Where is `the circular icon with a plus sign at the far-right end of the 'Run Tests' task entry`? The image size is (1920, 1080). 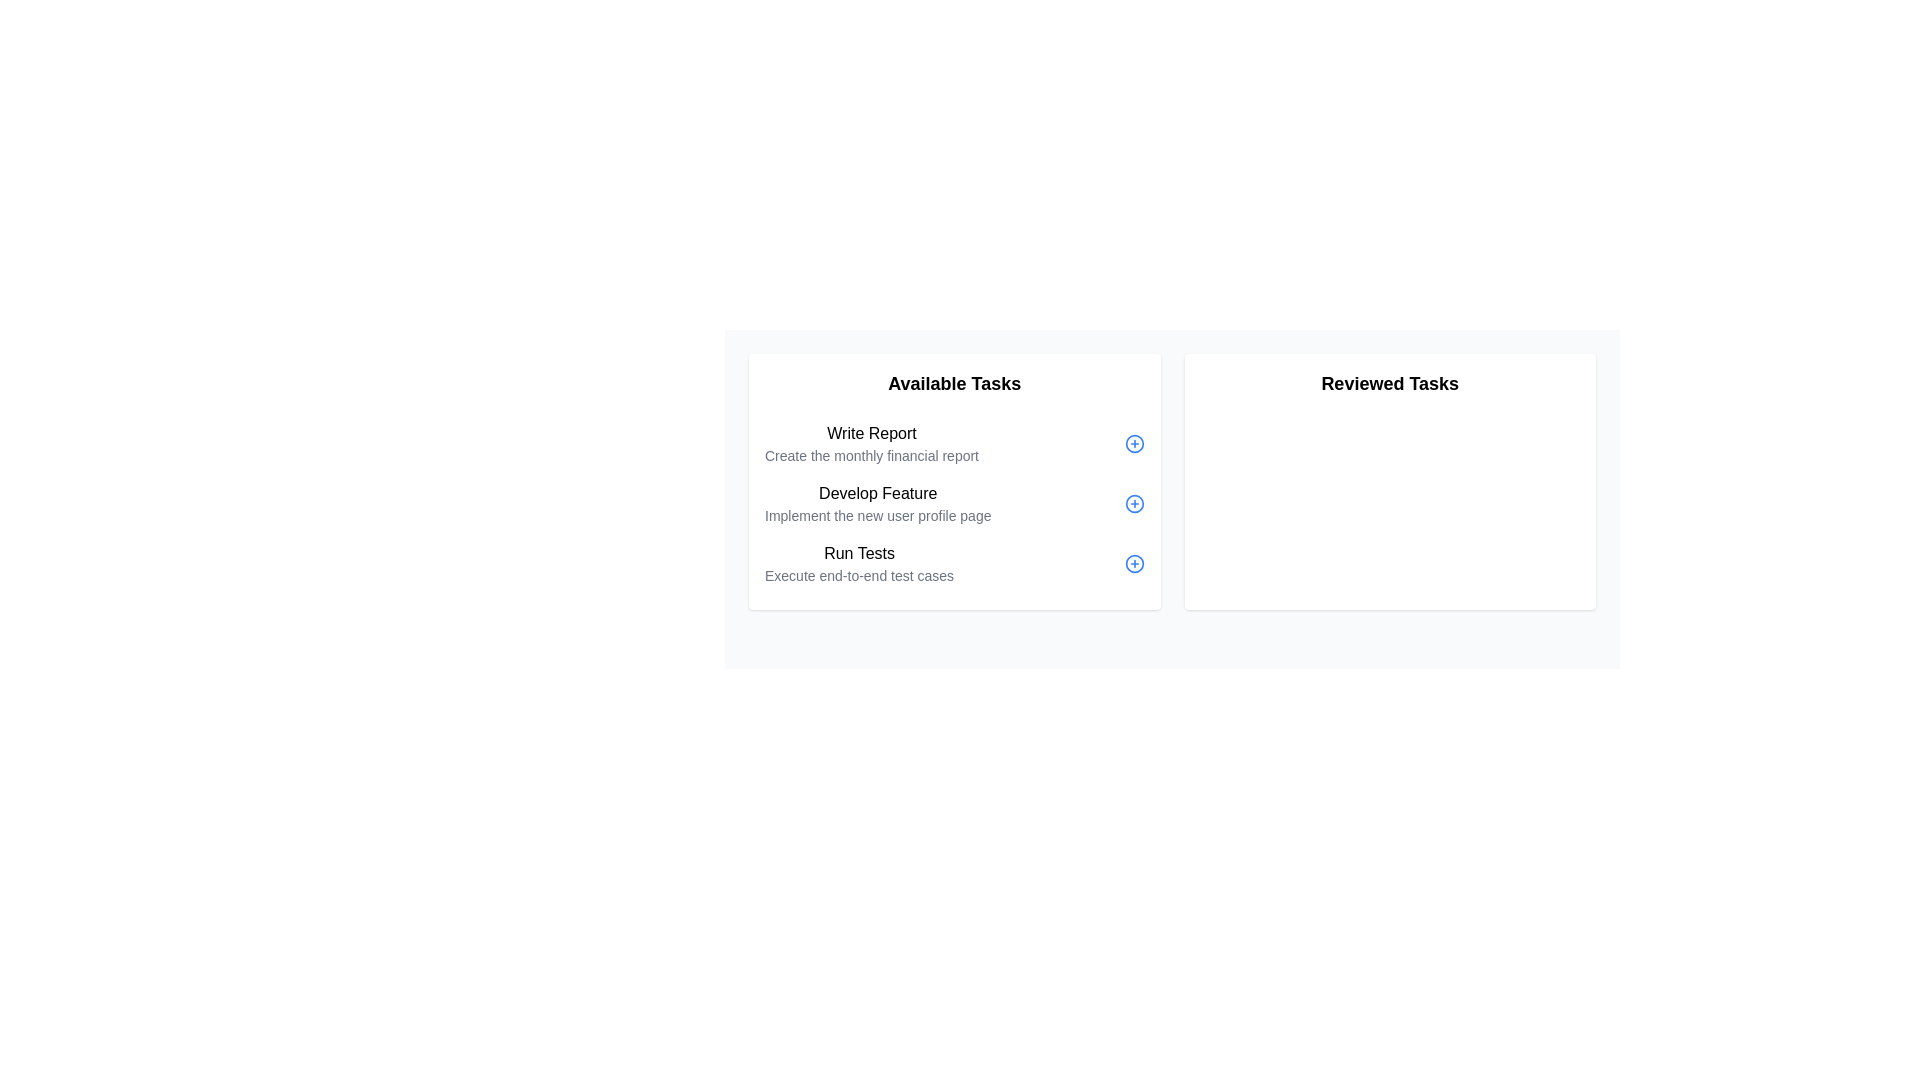
the circular icon with a plus sign at the far-right end of the 'Run Tests' task entry is located at coordinates (1134, 563).